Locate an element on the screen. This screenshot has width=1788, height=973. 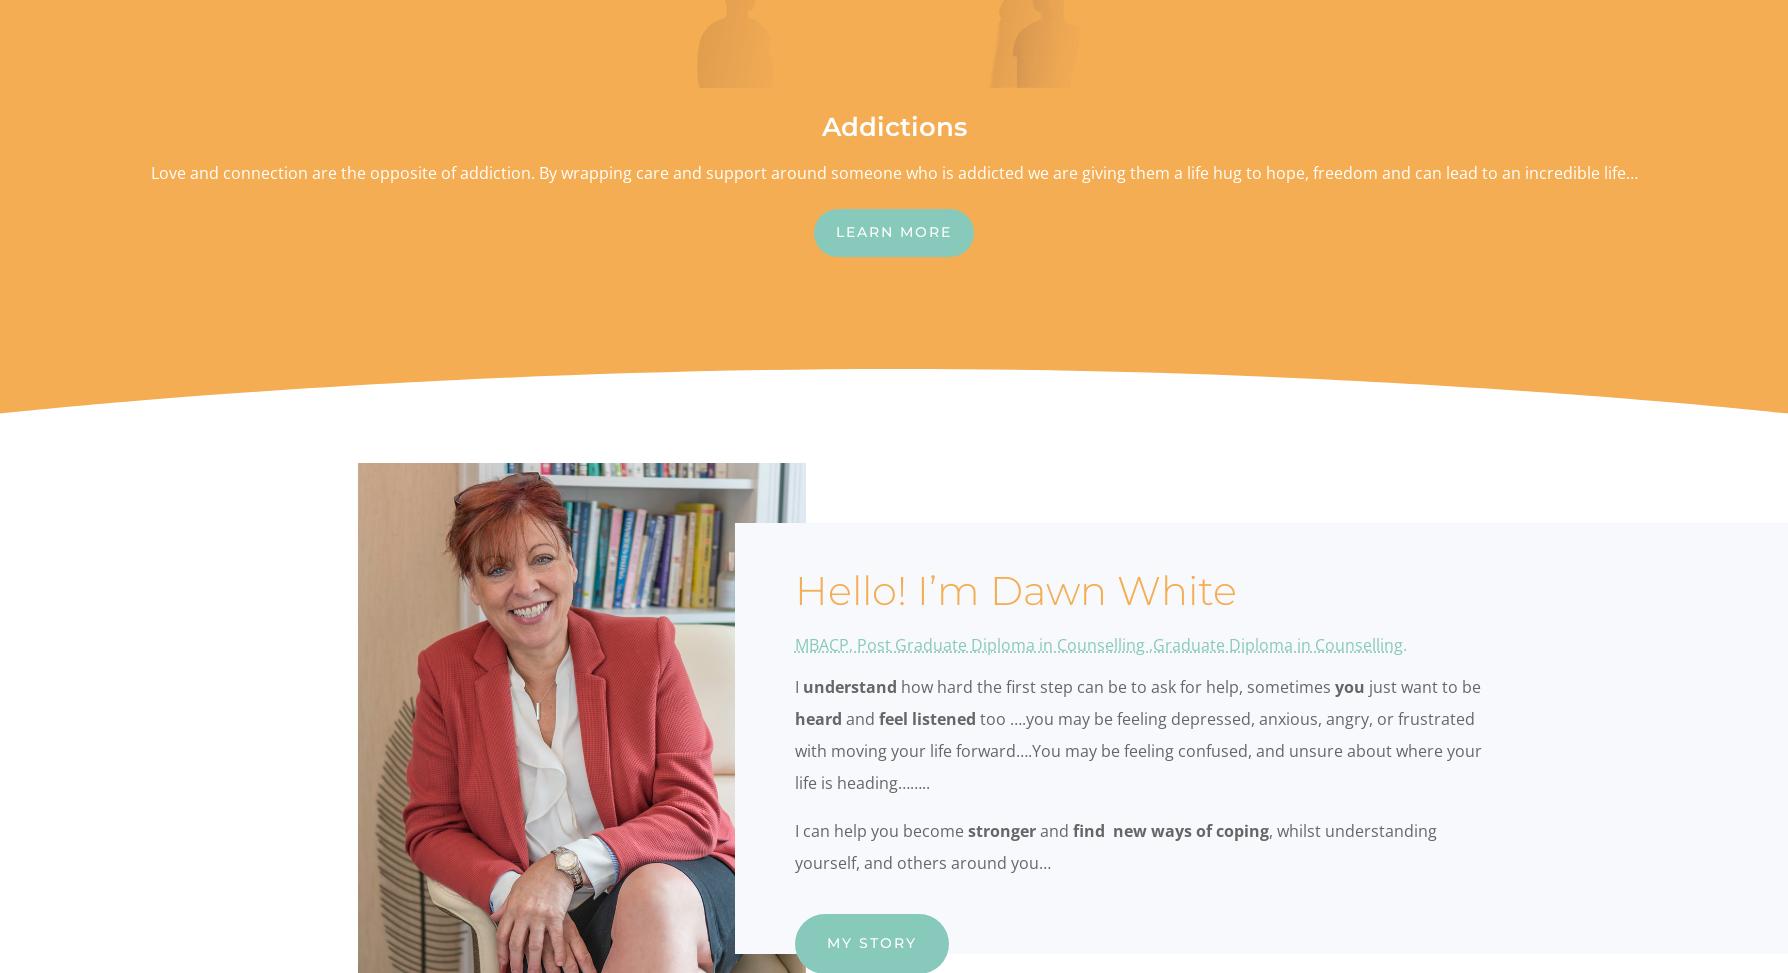
'Love and connection are the opposite of addiction. By wrapping care and support around someone who is addicted we are giving them a life hug to hope, freedom and can lead to an incredible life…' is located at coordinates (892, 172).